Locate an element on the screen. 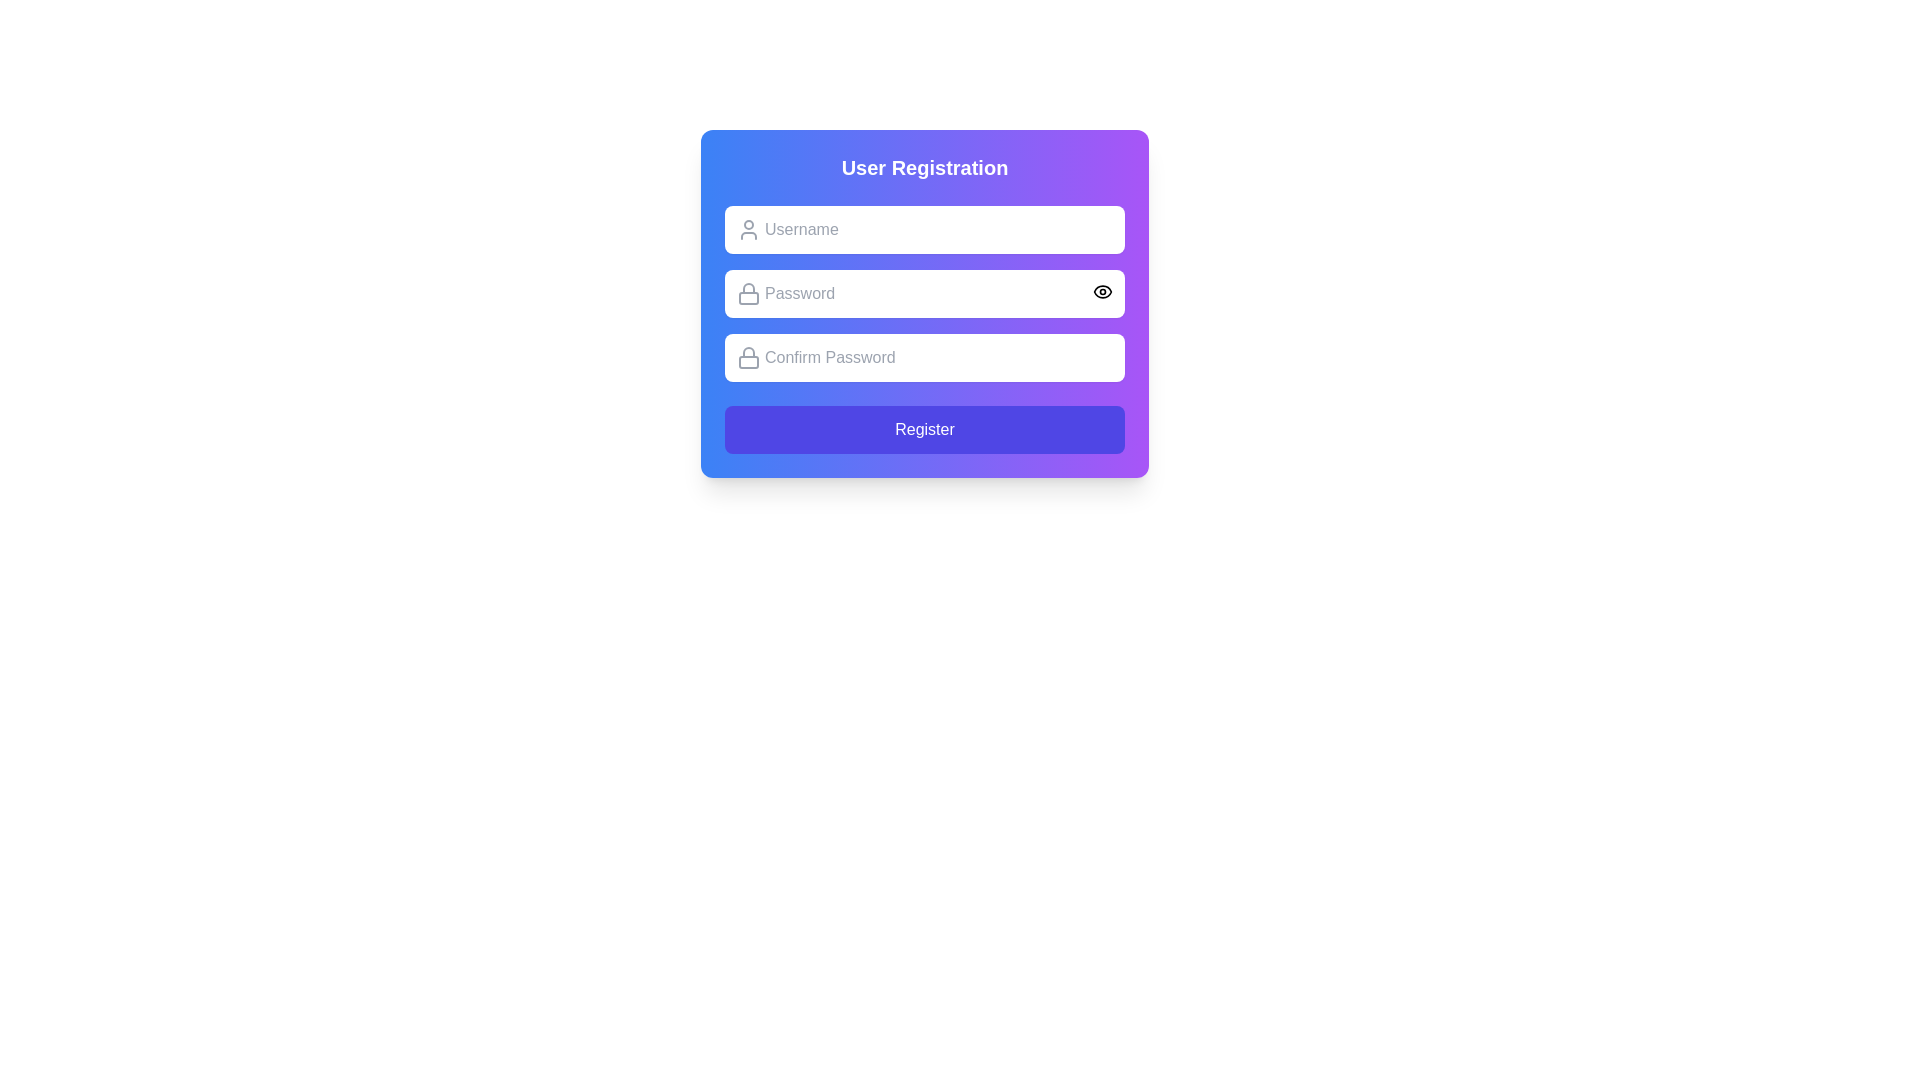  the decorative password icon to the left of the 'Password' input field in the user registration form is located at coordinates (747, 293).